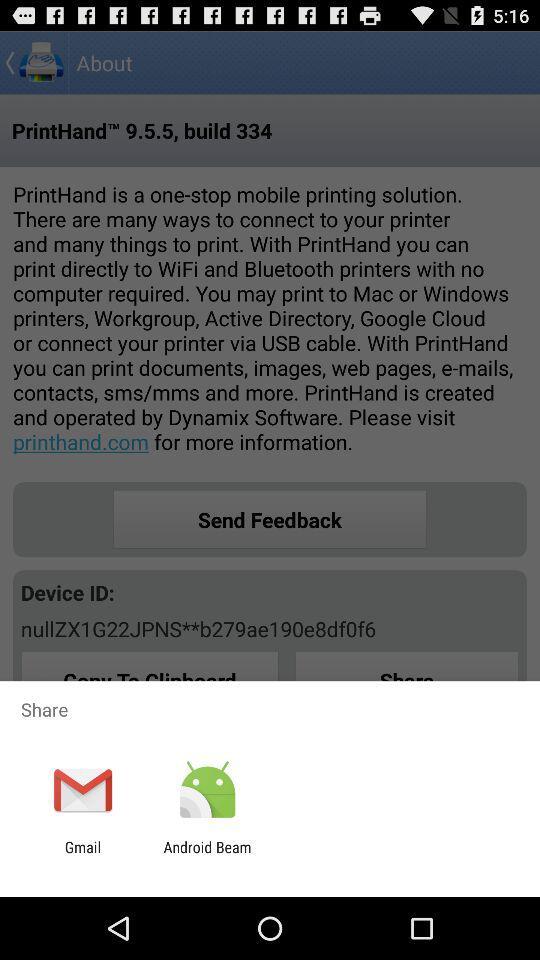 The height and width of the screenshot is (960, 540). What do you see at coordinates (82, 855) in the screenshot?
I see `the app next to android beam app` at bounding box center [82, 855].